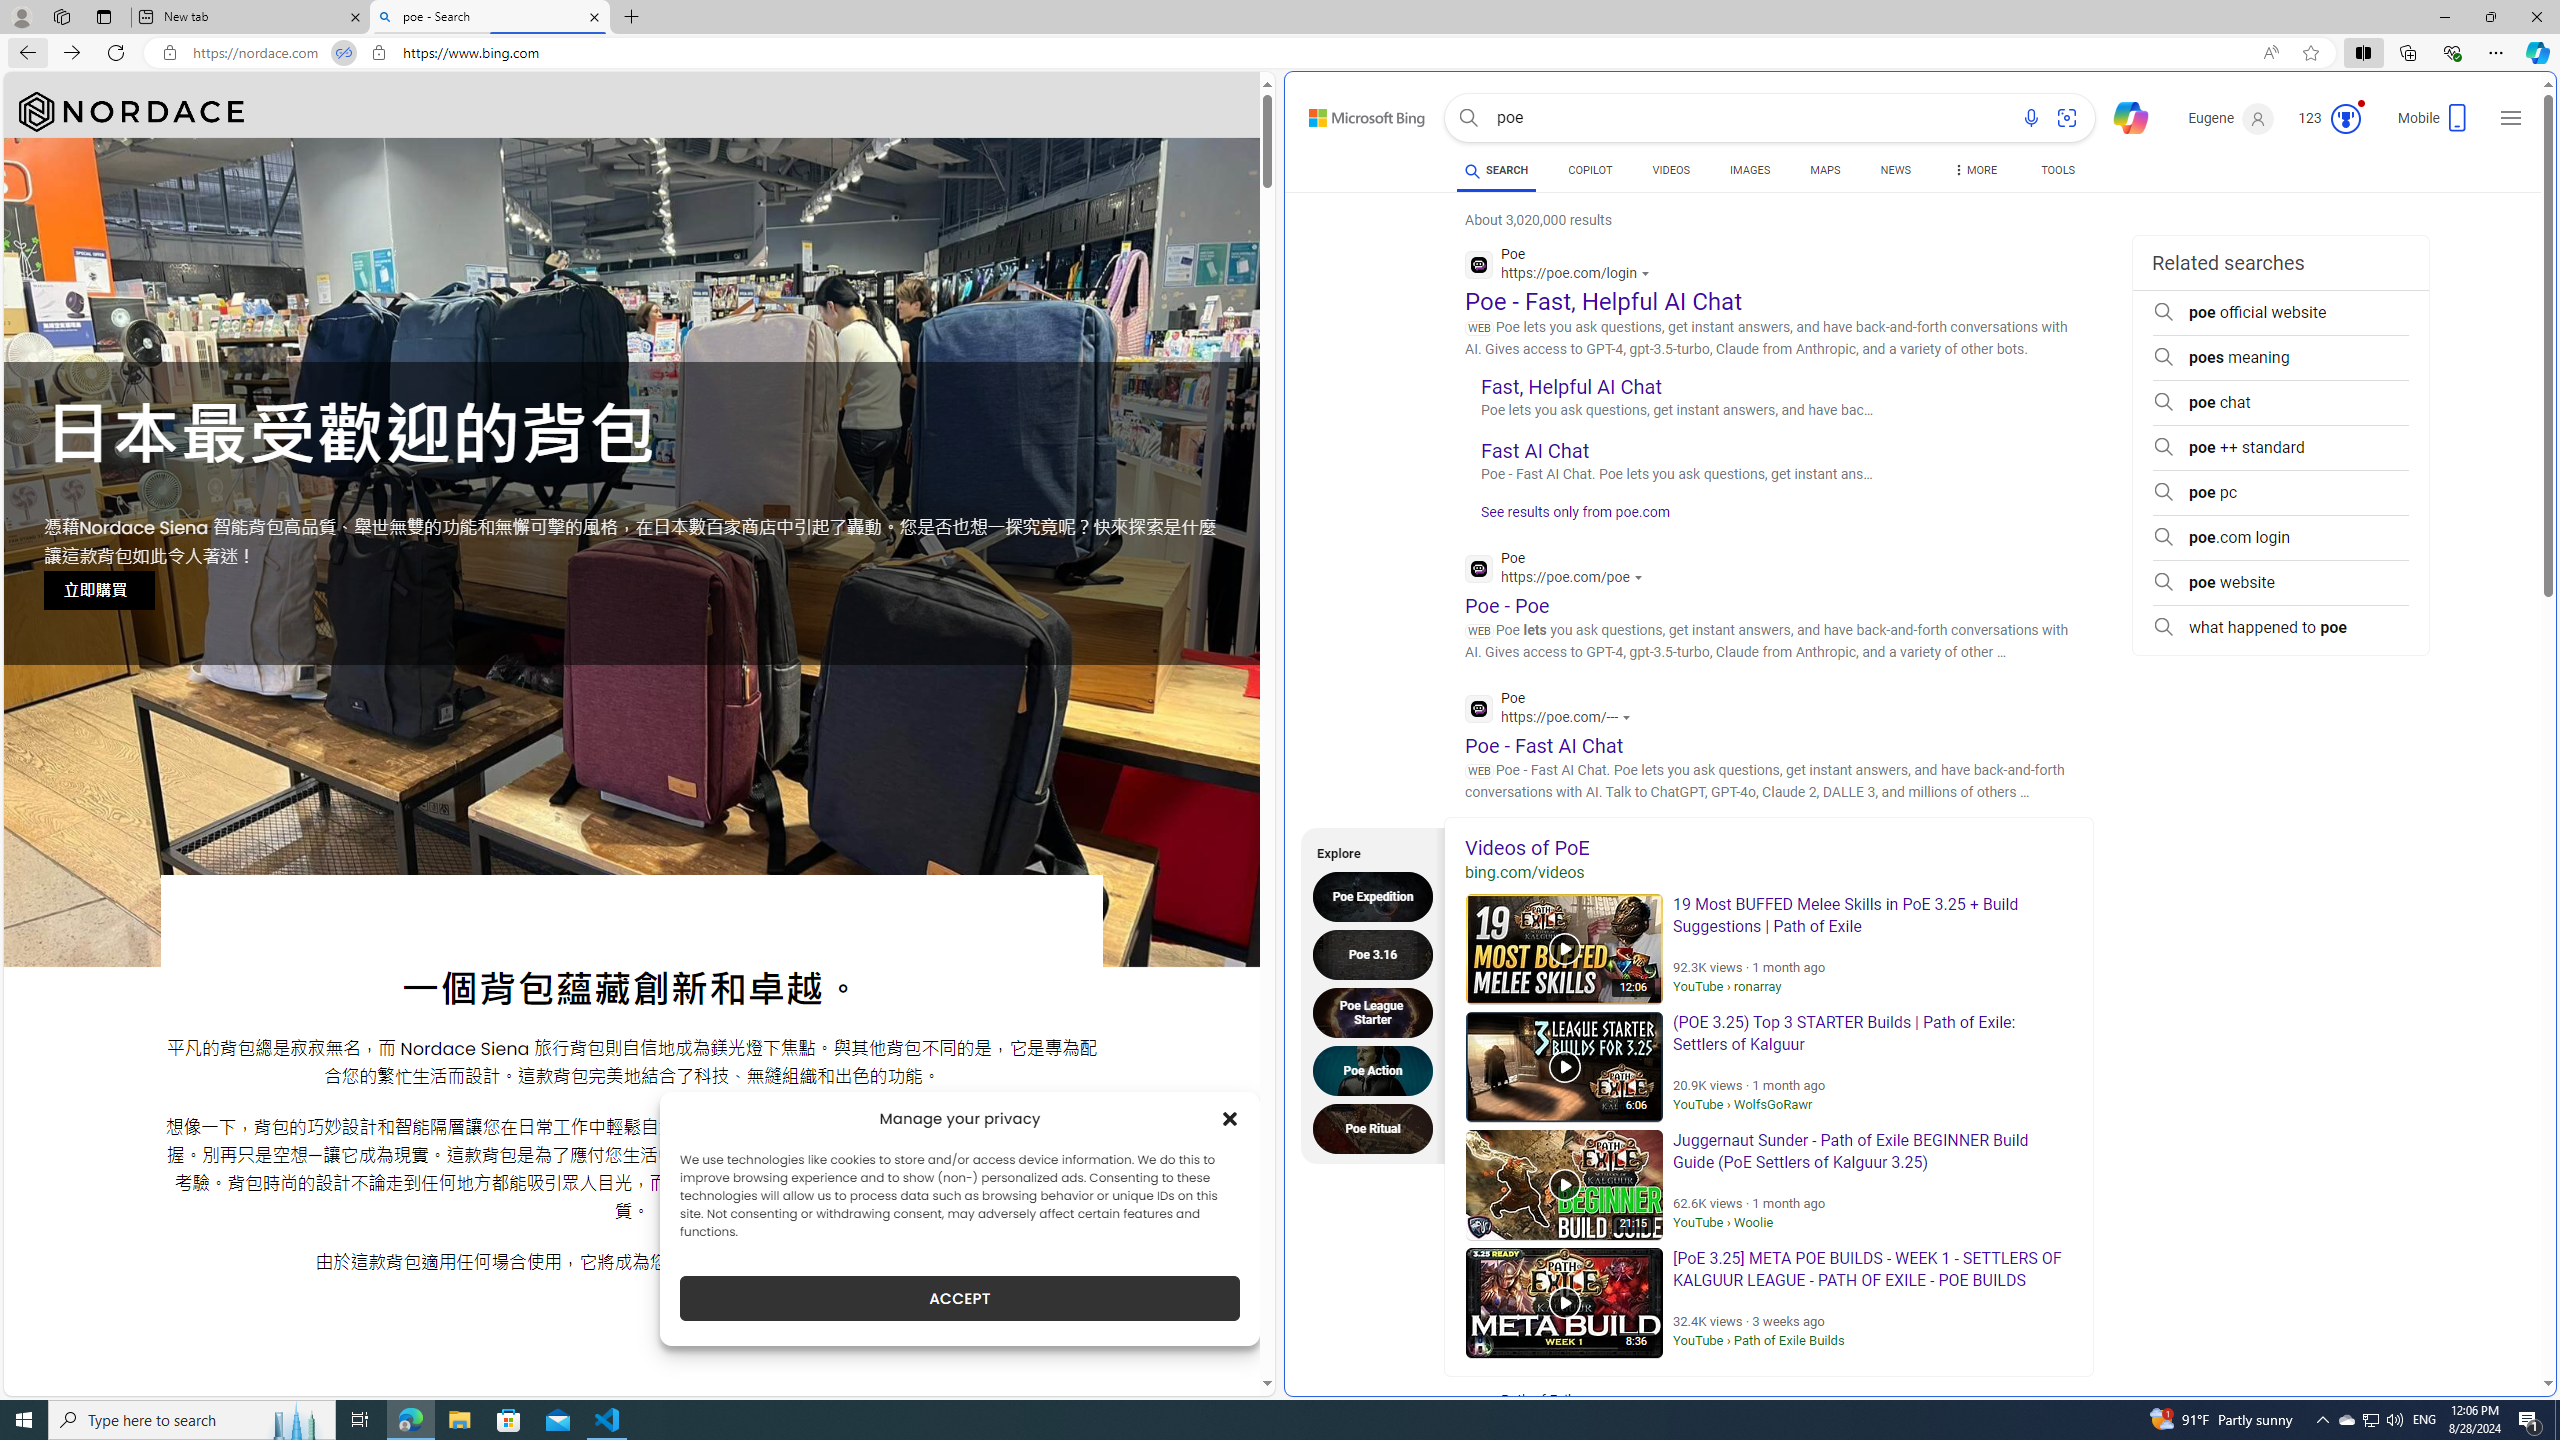  I want to click on 'Class: cmplz-close', so click(1230, 1118).